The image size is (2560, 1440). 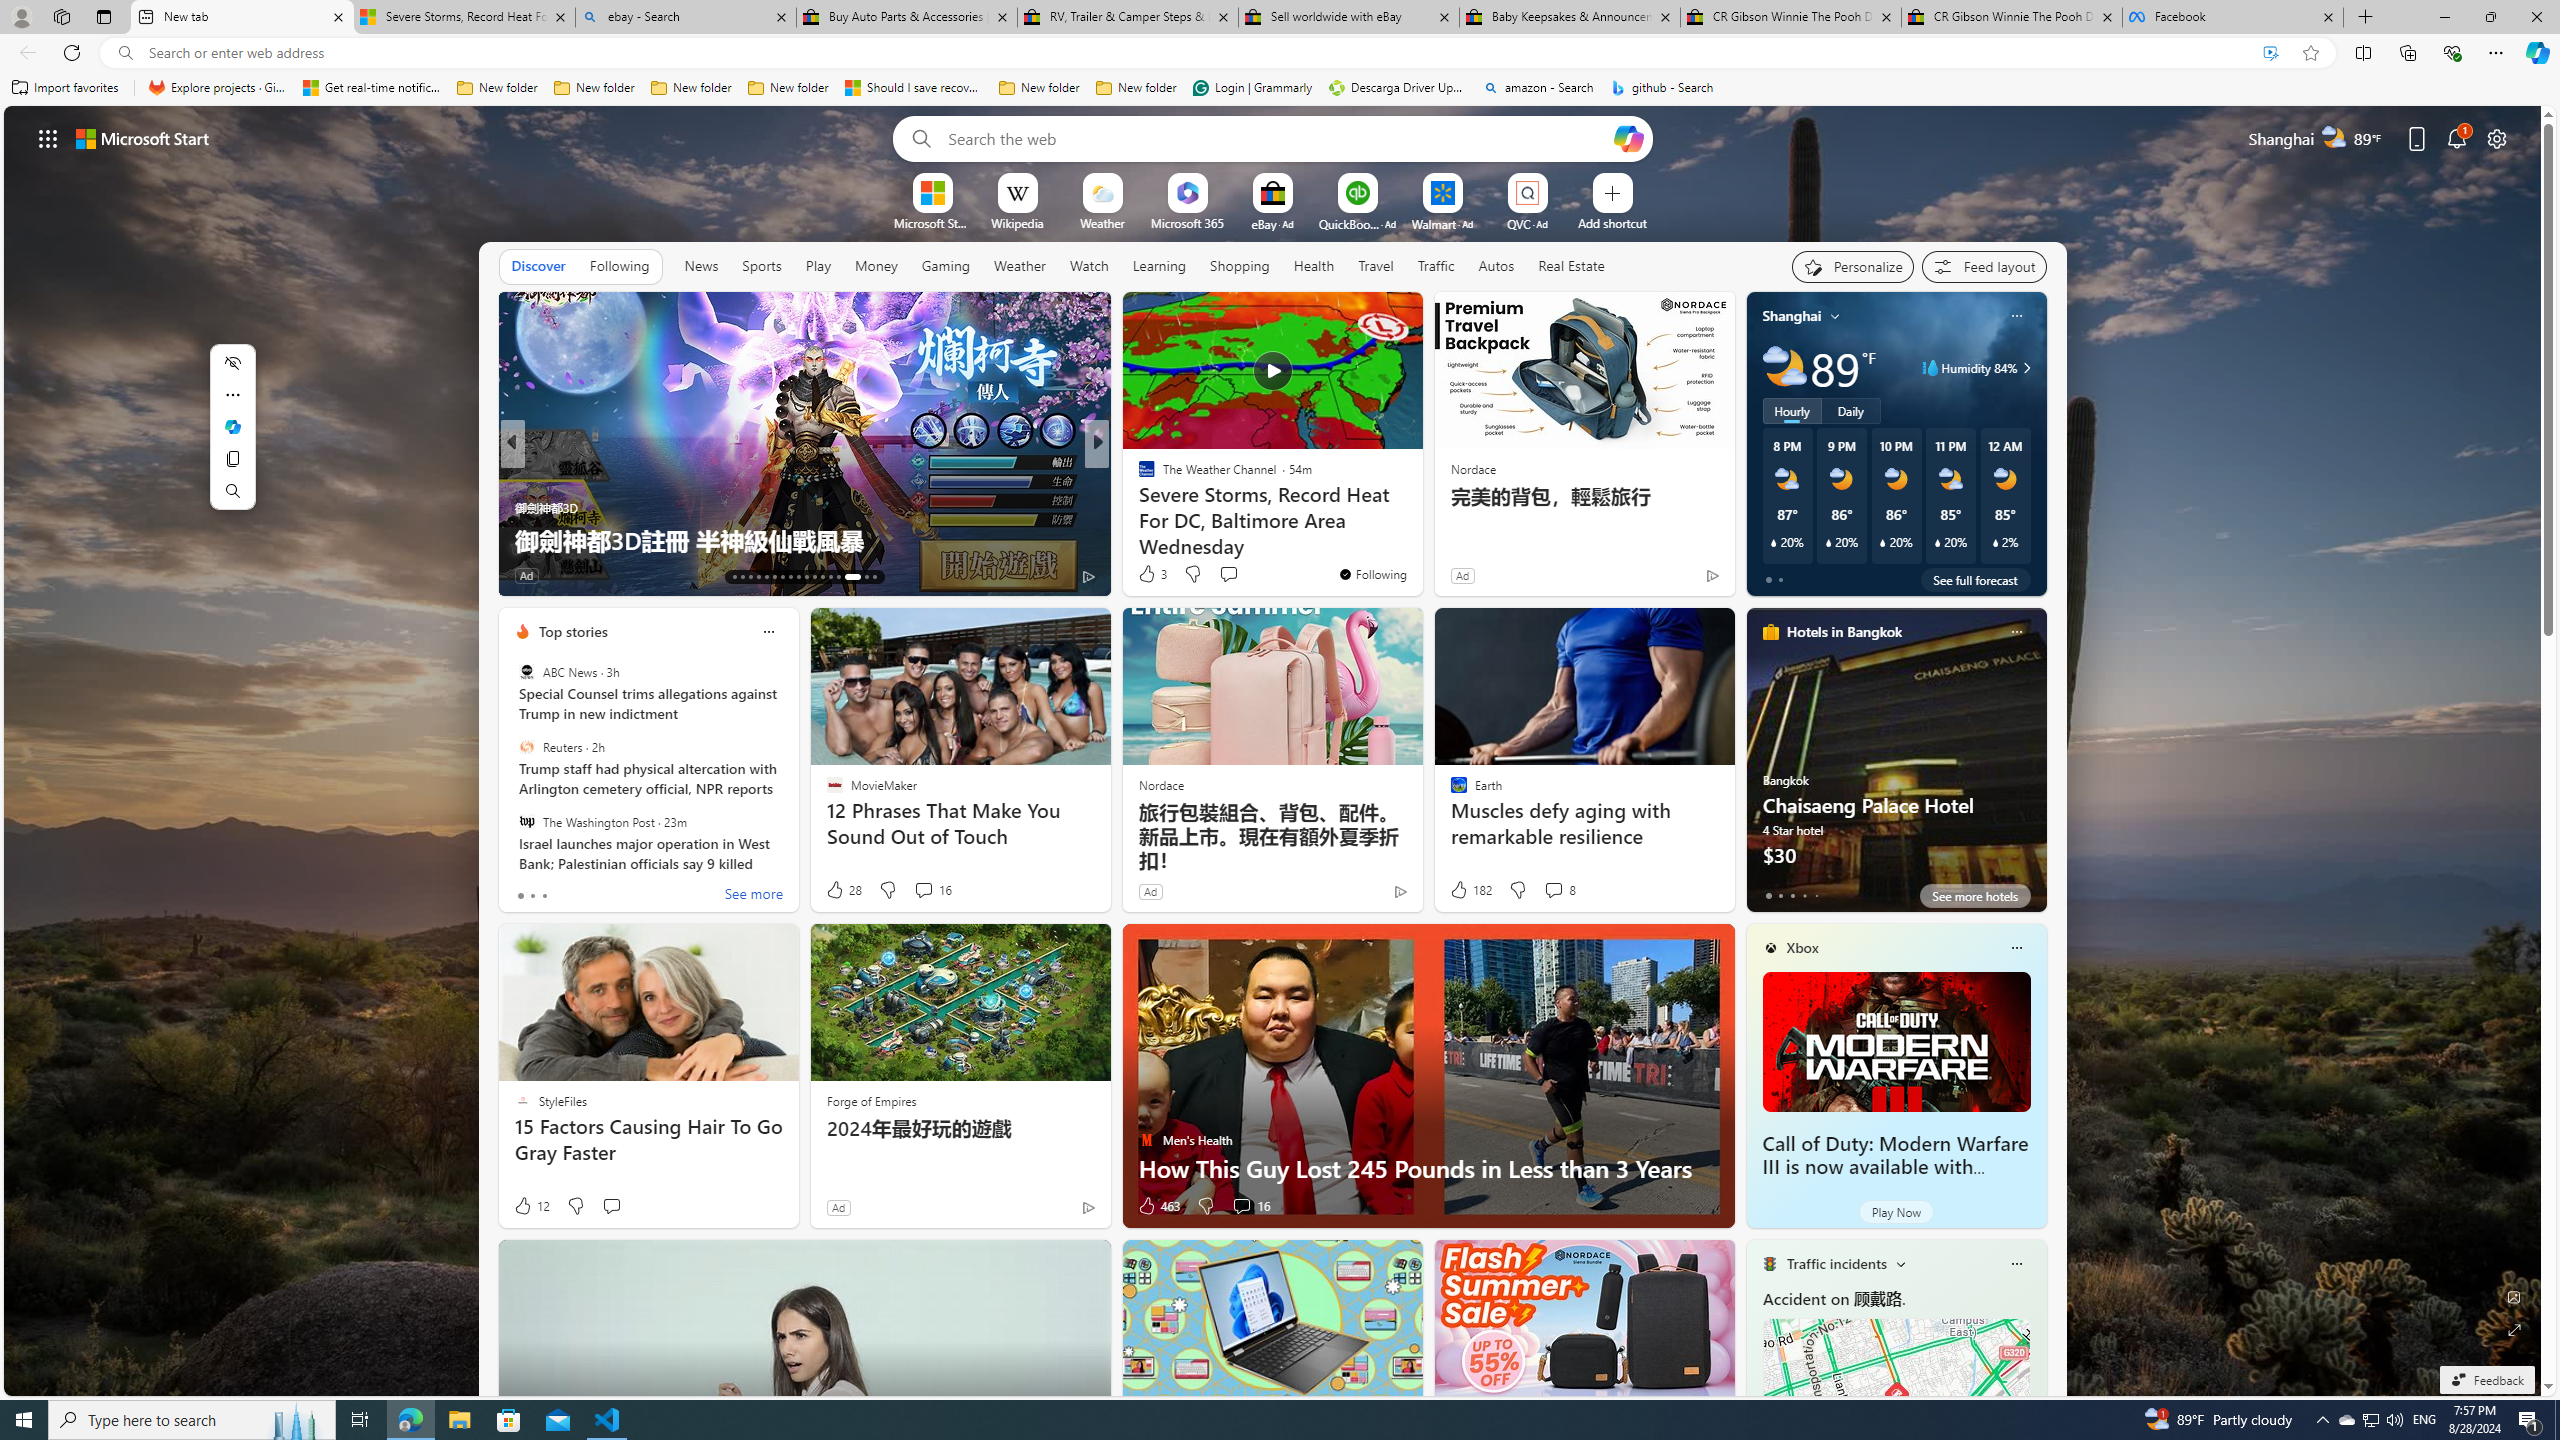 What do you see at coordinates (1784, 367) in the screenshot?
I see `'Partly cloudy'` at bounding box center [1784, 367].